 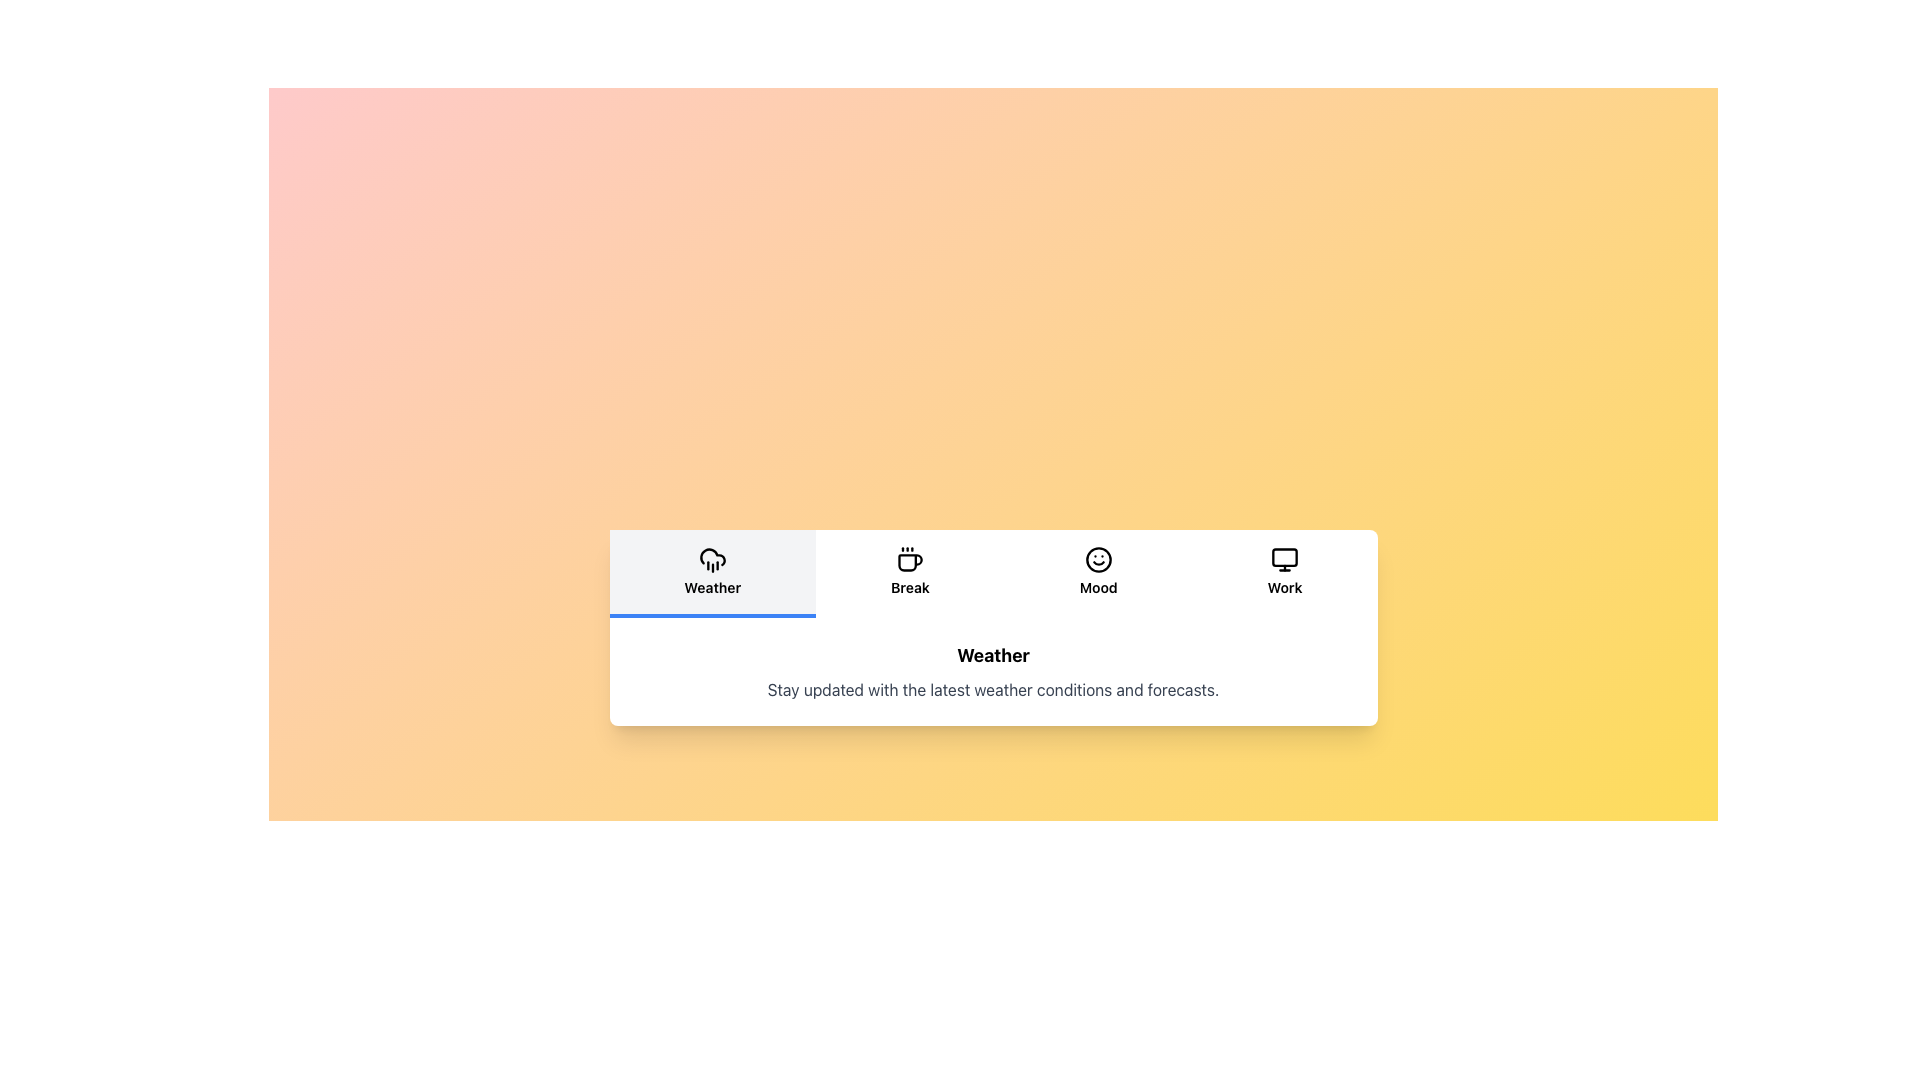 What do you see at coordinates (1097, 574) in the screenshot?
I see `the 'Mood' selectable tab with a smiley face icon to trigger potential hover effects` at bounding box center [1097, 574].